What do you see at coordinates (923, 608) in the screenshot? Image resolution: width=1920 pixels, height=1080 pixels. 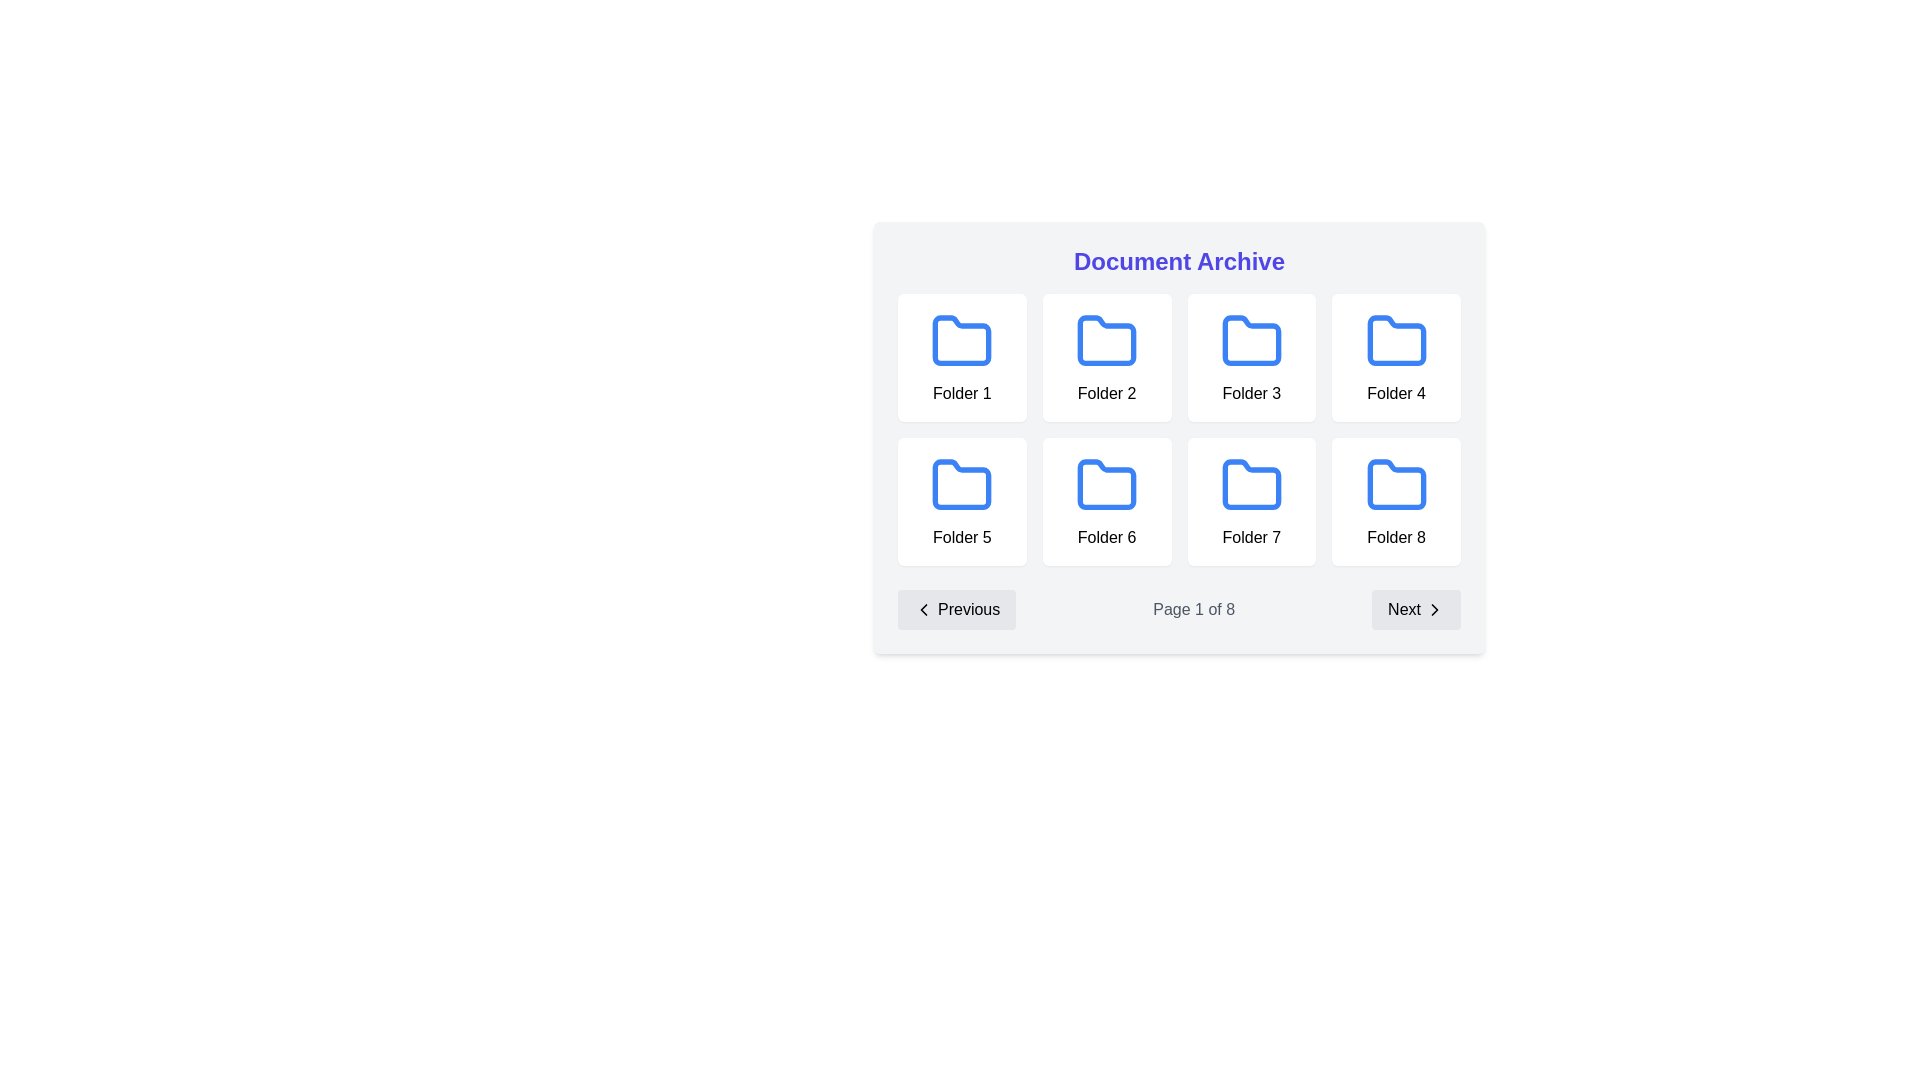 I see `the 'Previous' navigation icon located in the lower left corner of the document archive interface, which is styled` at bounding box center [923, 608].